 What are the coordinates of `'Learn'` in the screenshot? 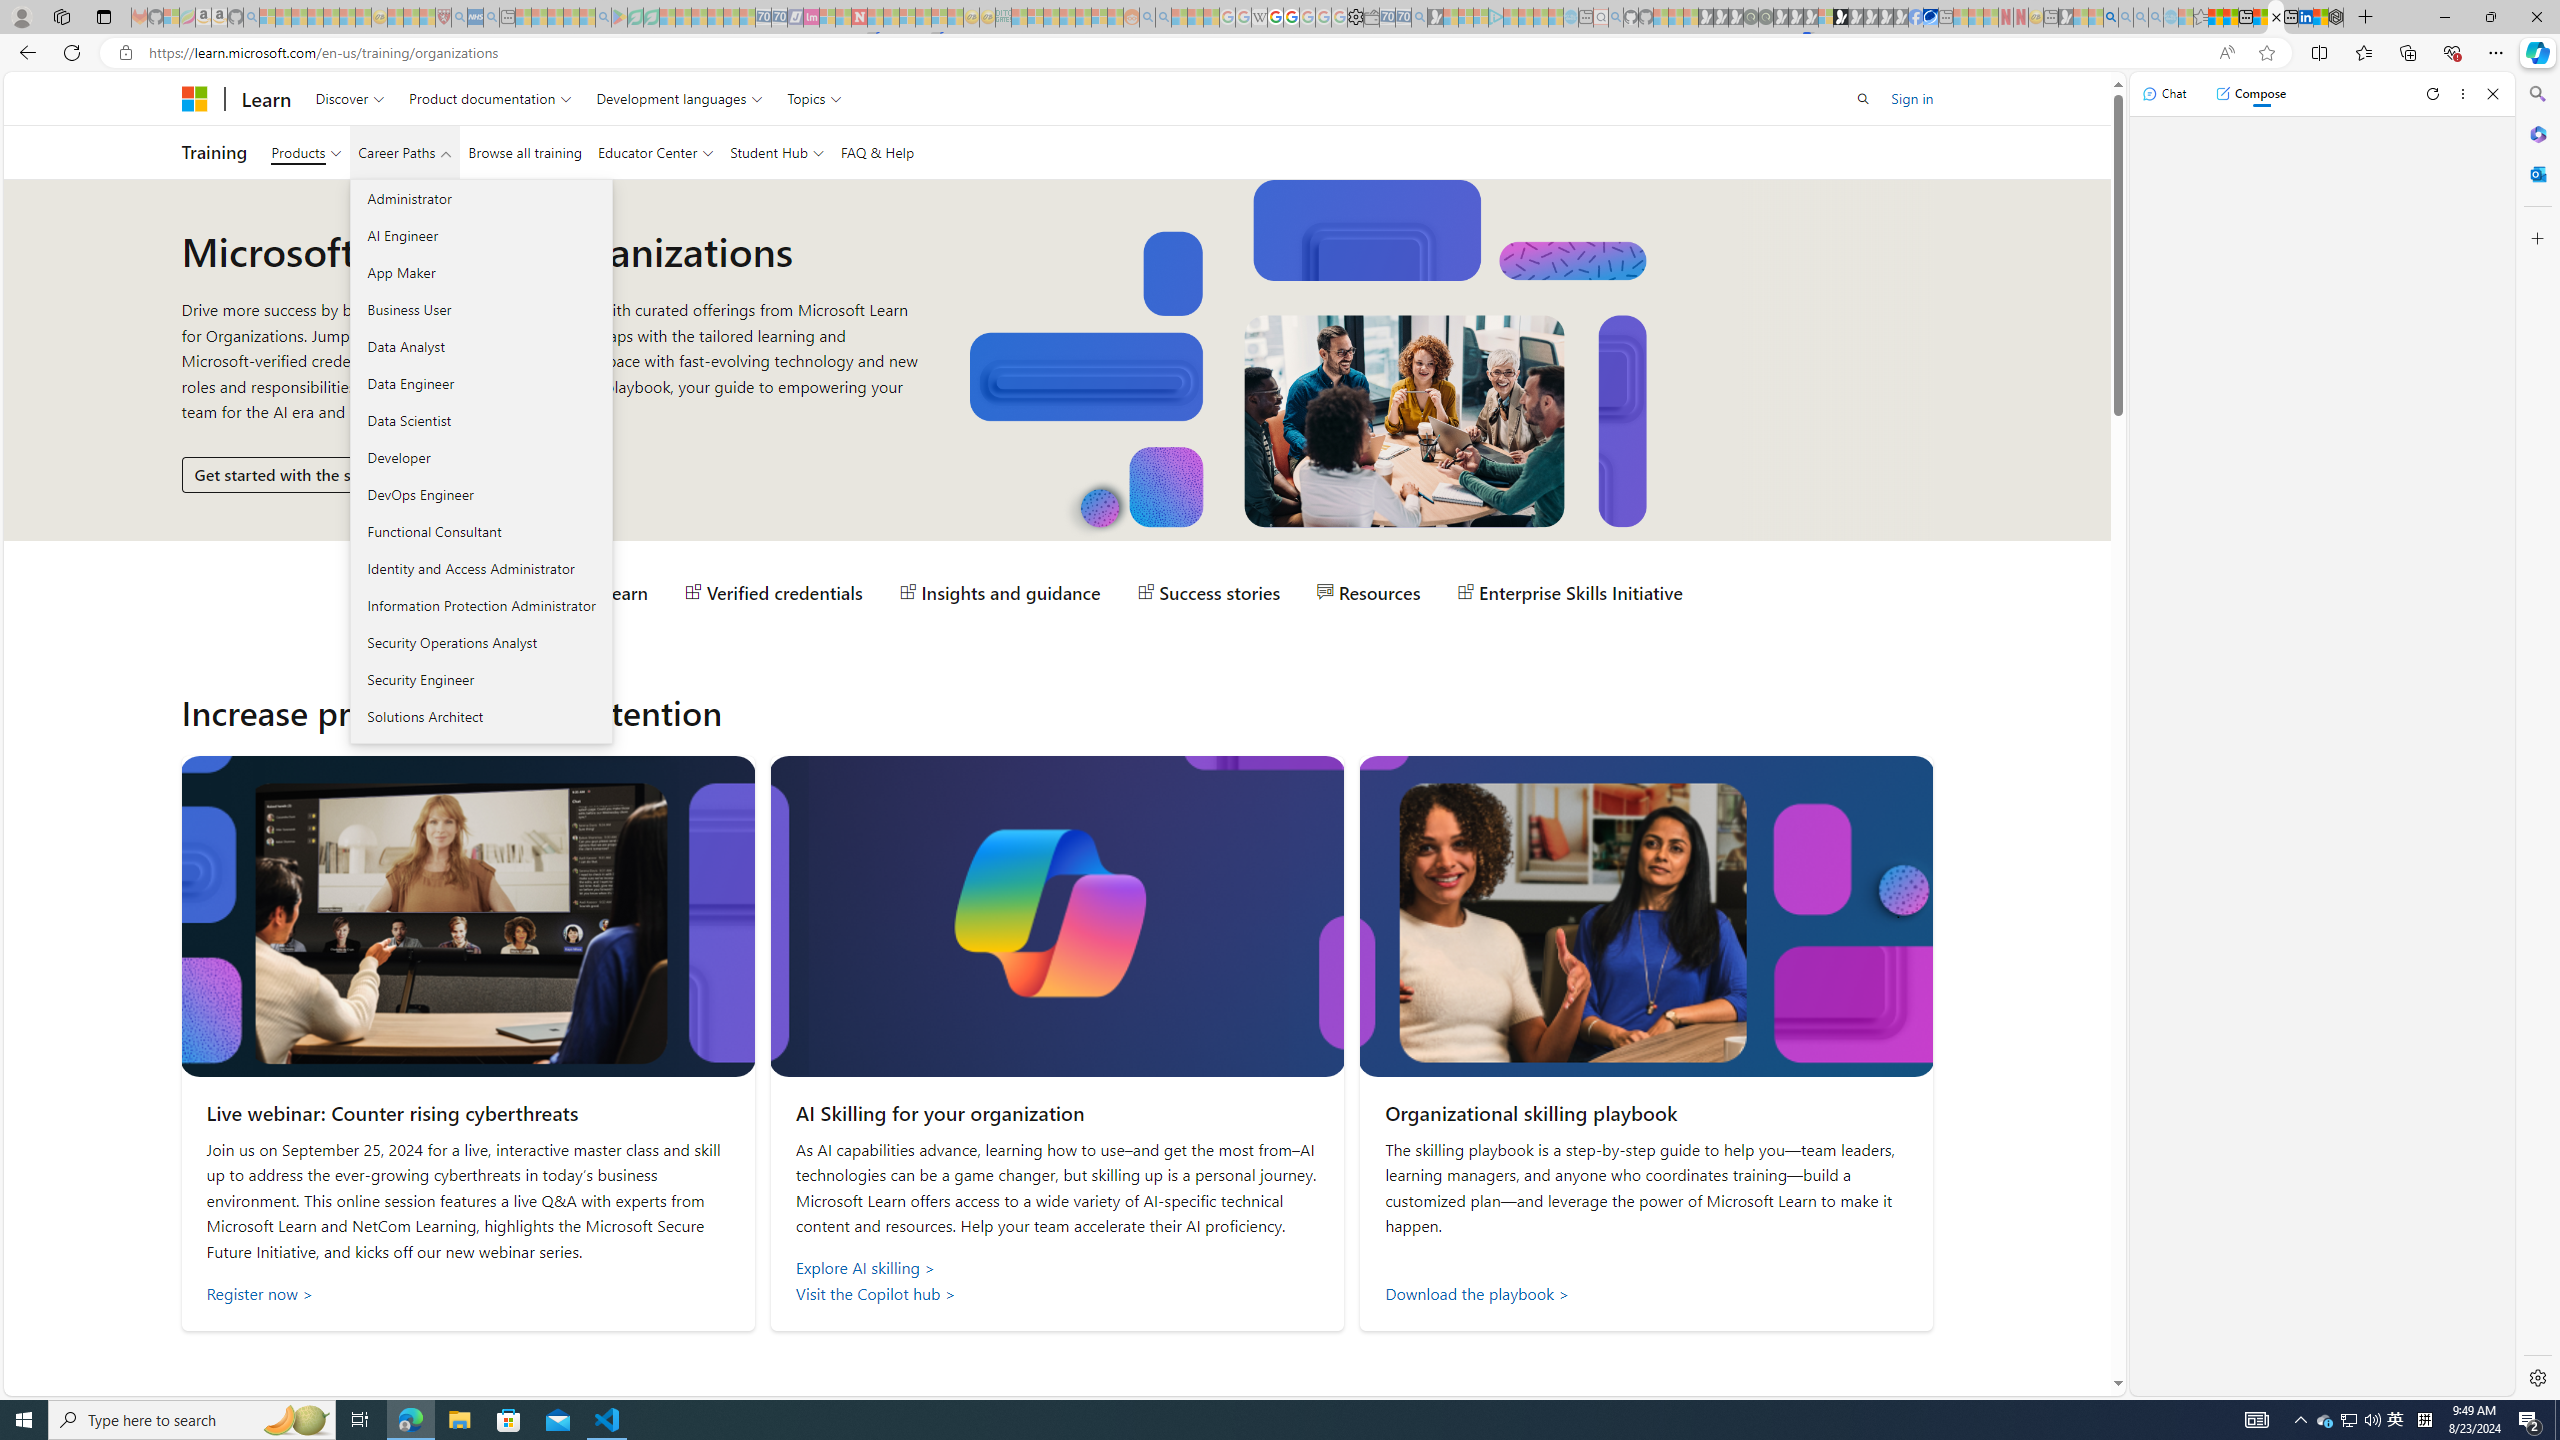 It's located at (265, 97).